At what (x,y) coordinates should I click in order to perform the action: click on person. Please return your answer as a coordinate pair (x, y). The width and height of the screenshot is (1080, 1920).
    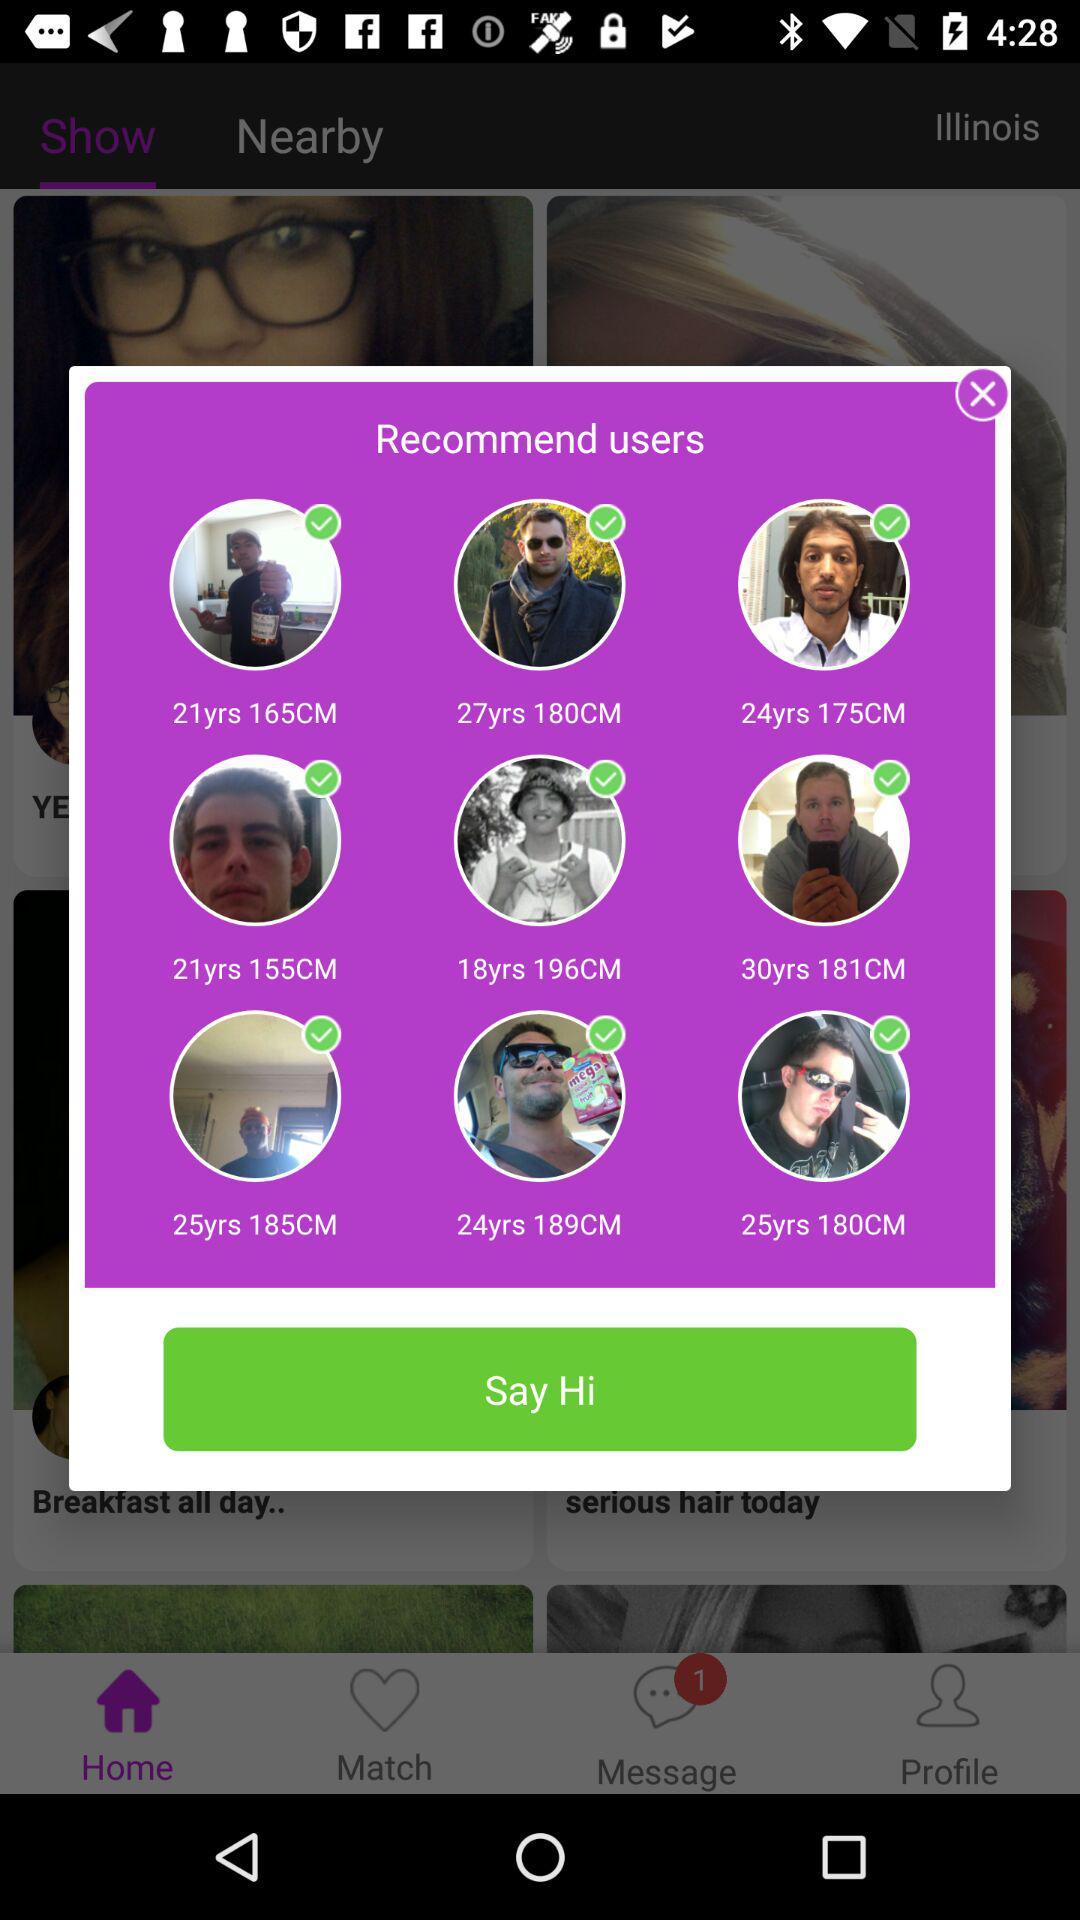
    Looking at the image, I should click on (604, 523).